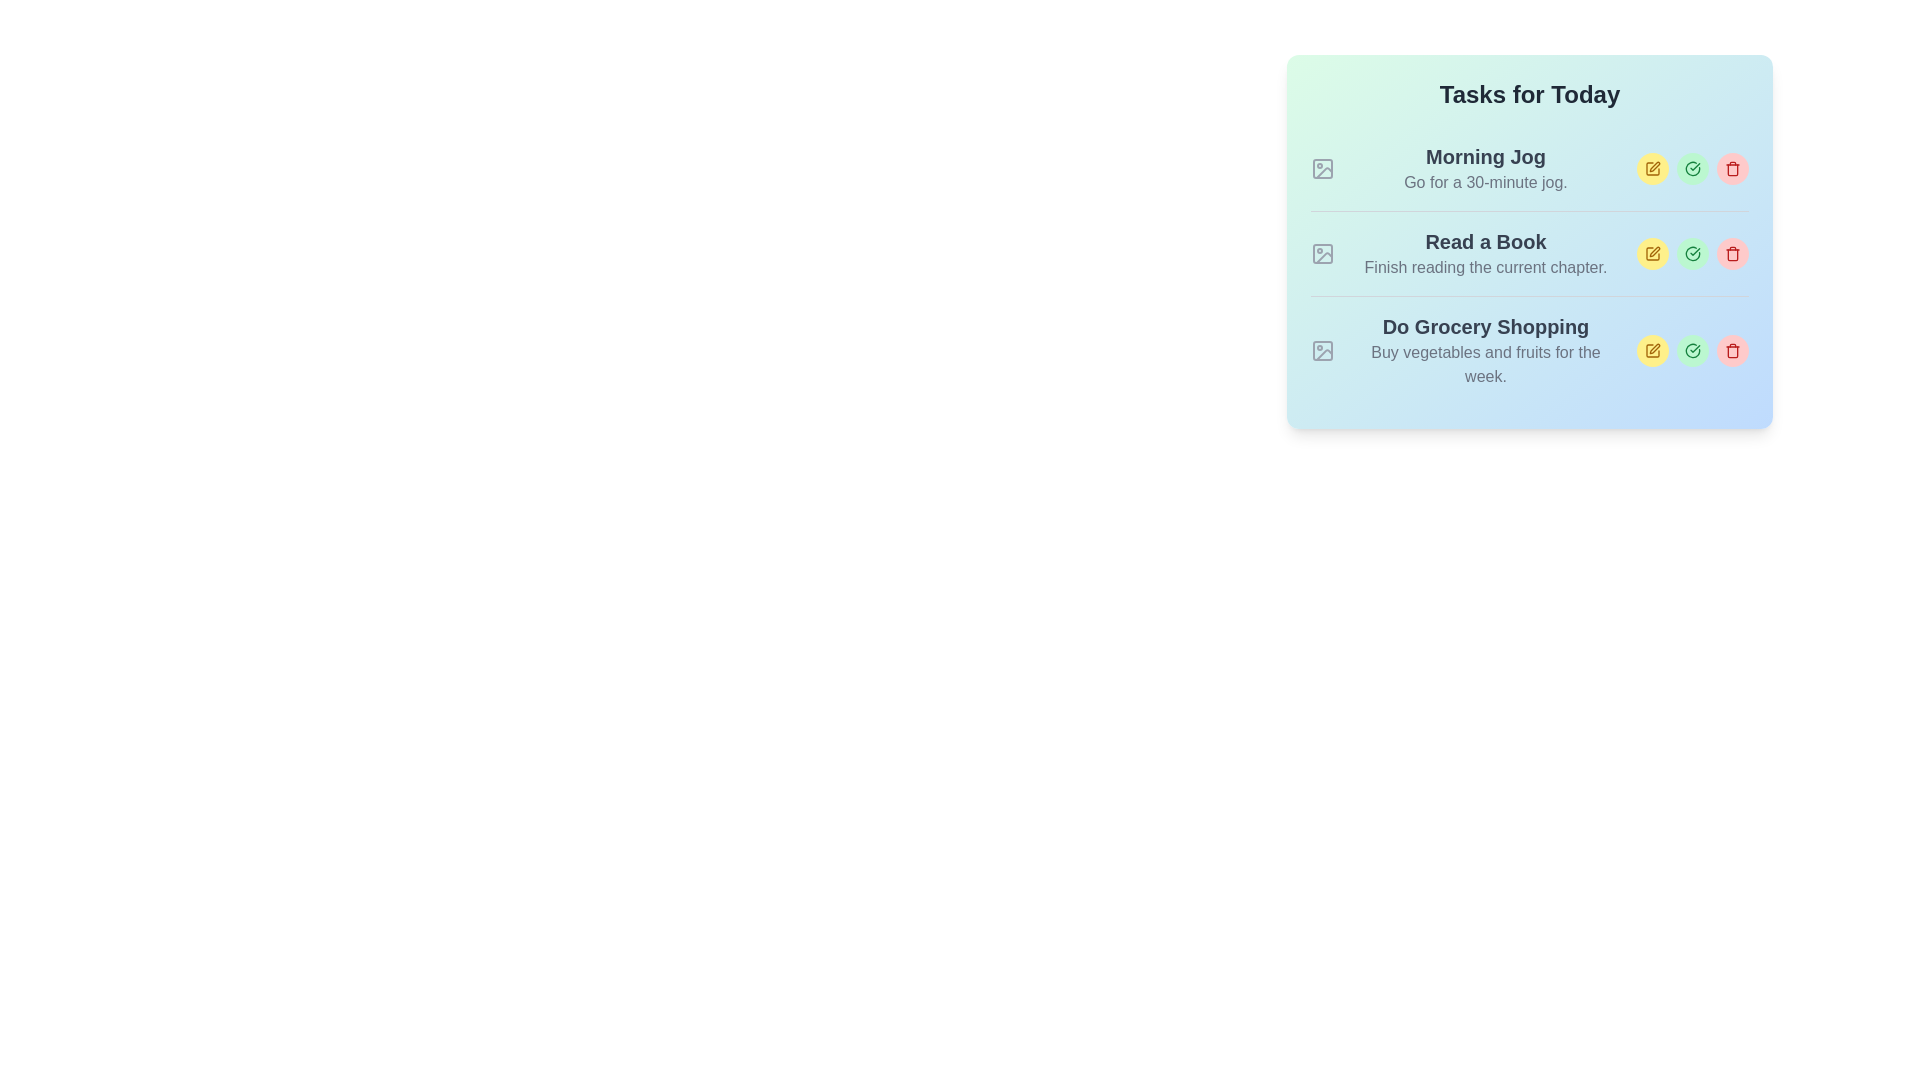 Image resolution: width=1920 pixels, height=1080 pixels. Describe the element at coordinates (1486, 156) in the screenshot. I see `text from the 'Morning Jog' label, which is a prominent header in the first task of the task list` at that location.